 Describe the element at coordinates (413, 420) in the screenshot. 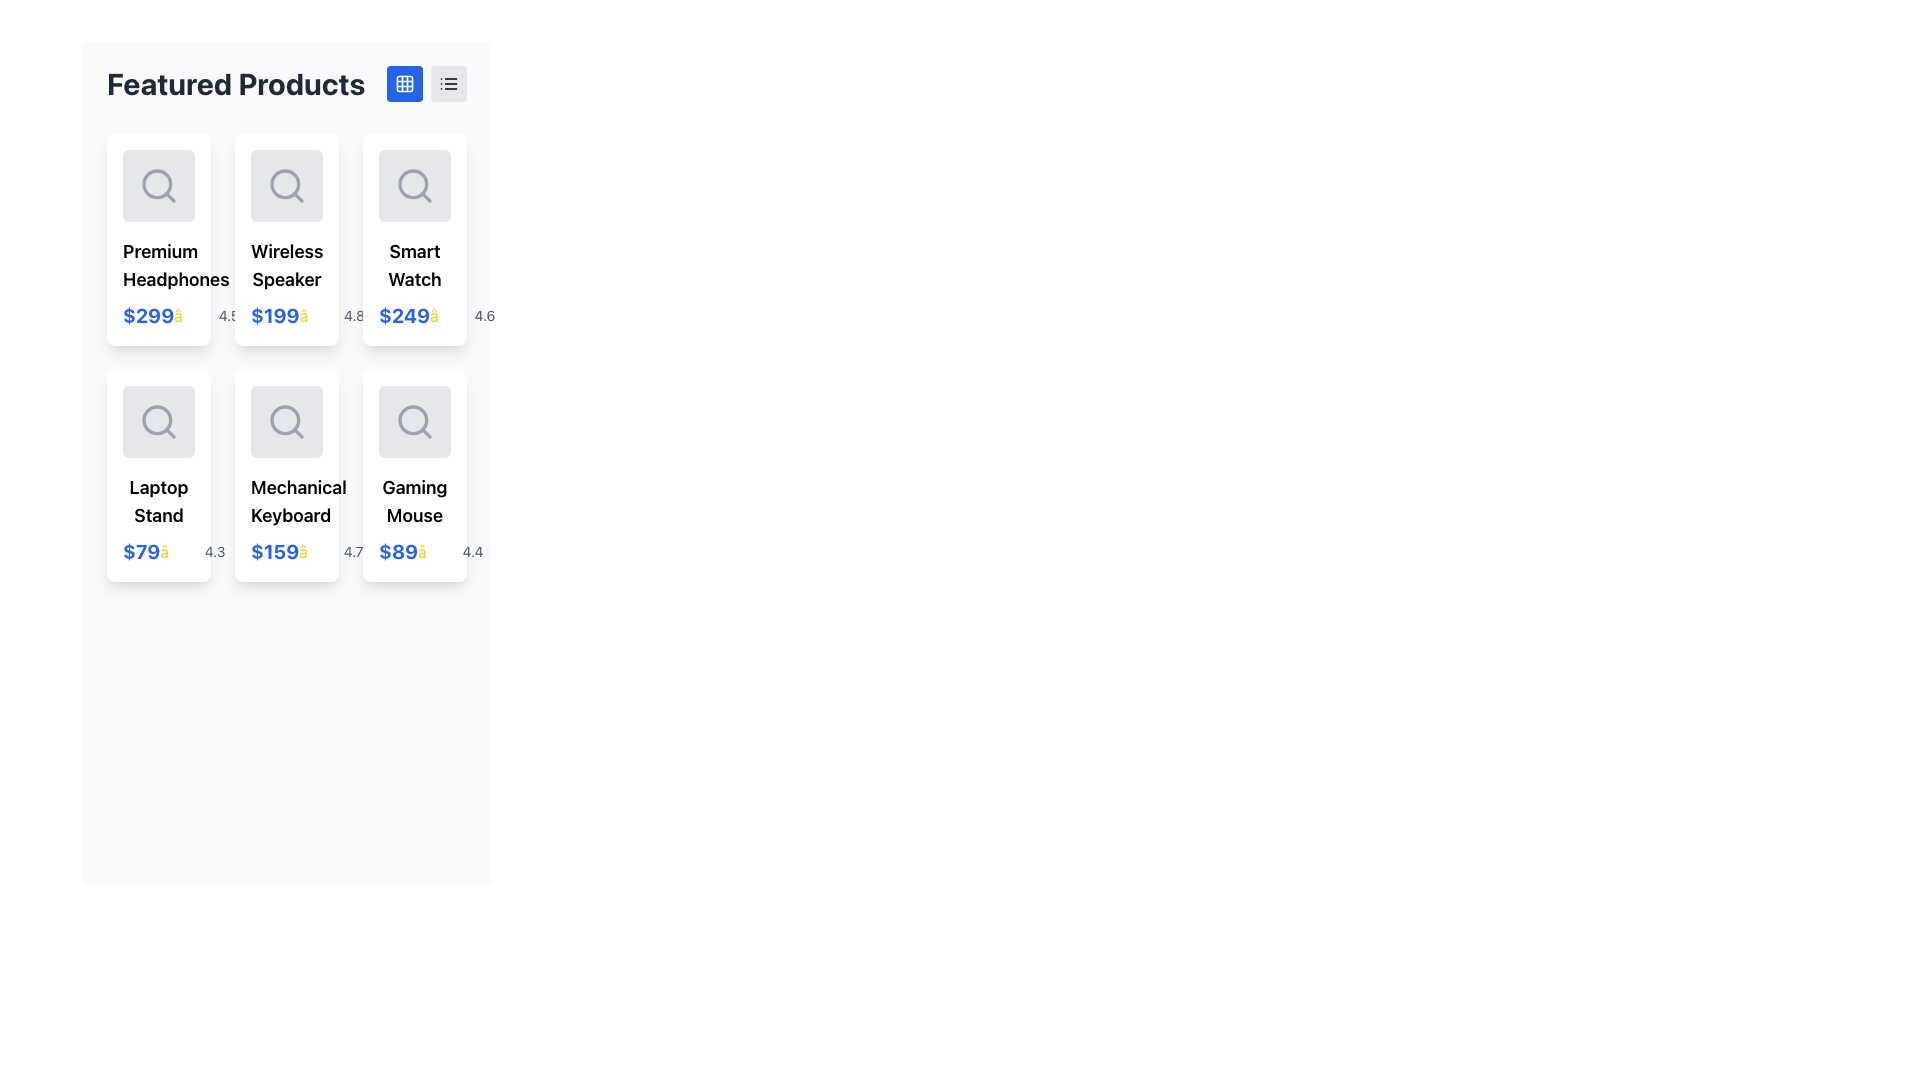

I see `the magnifying glass icon located on the 'Gaming Mouse' product card, positioned in the lower-right portion of the grid layout, above the price and rating text` at that location.